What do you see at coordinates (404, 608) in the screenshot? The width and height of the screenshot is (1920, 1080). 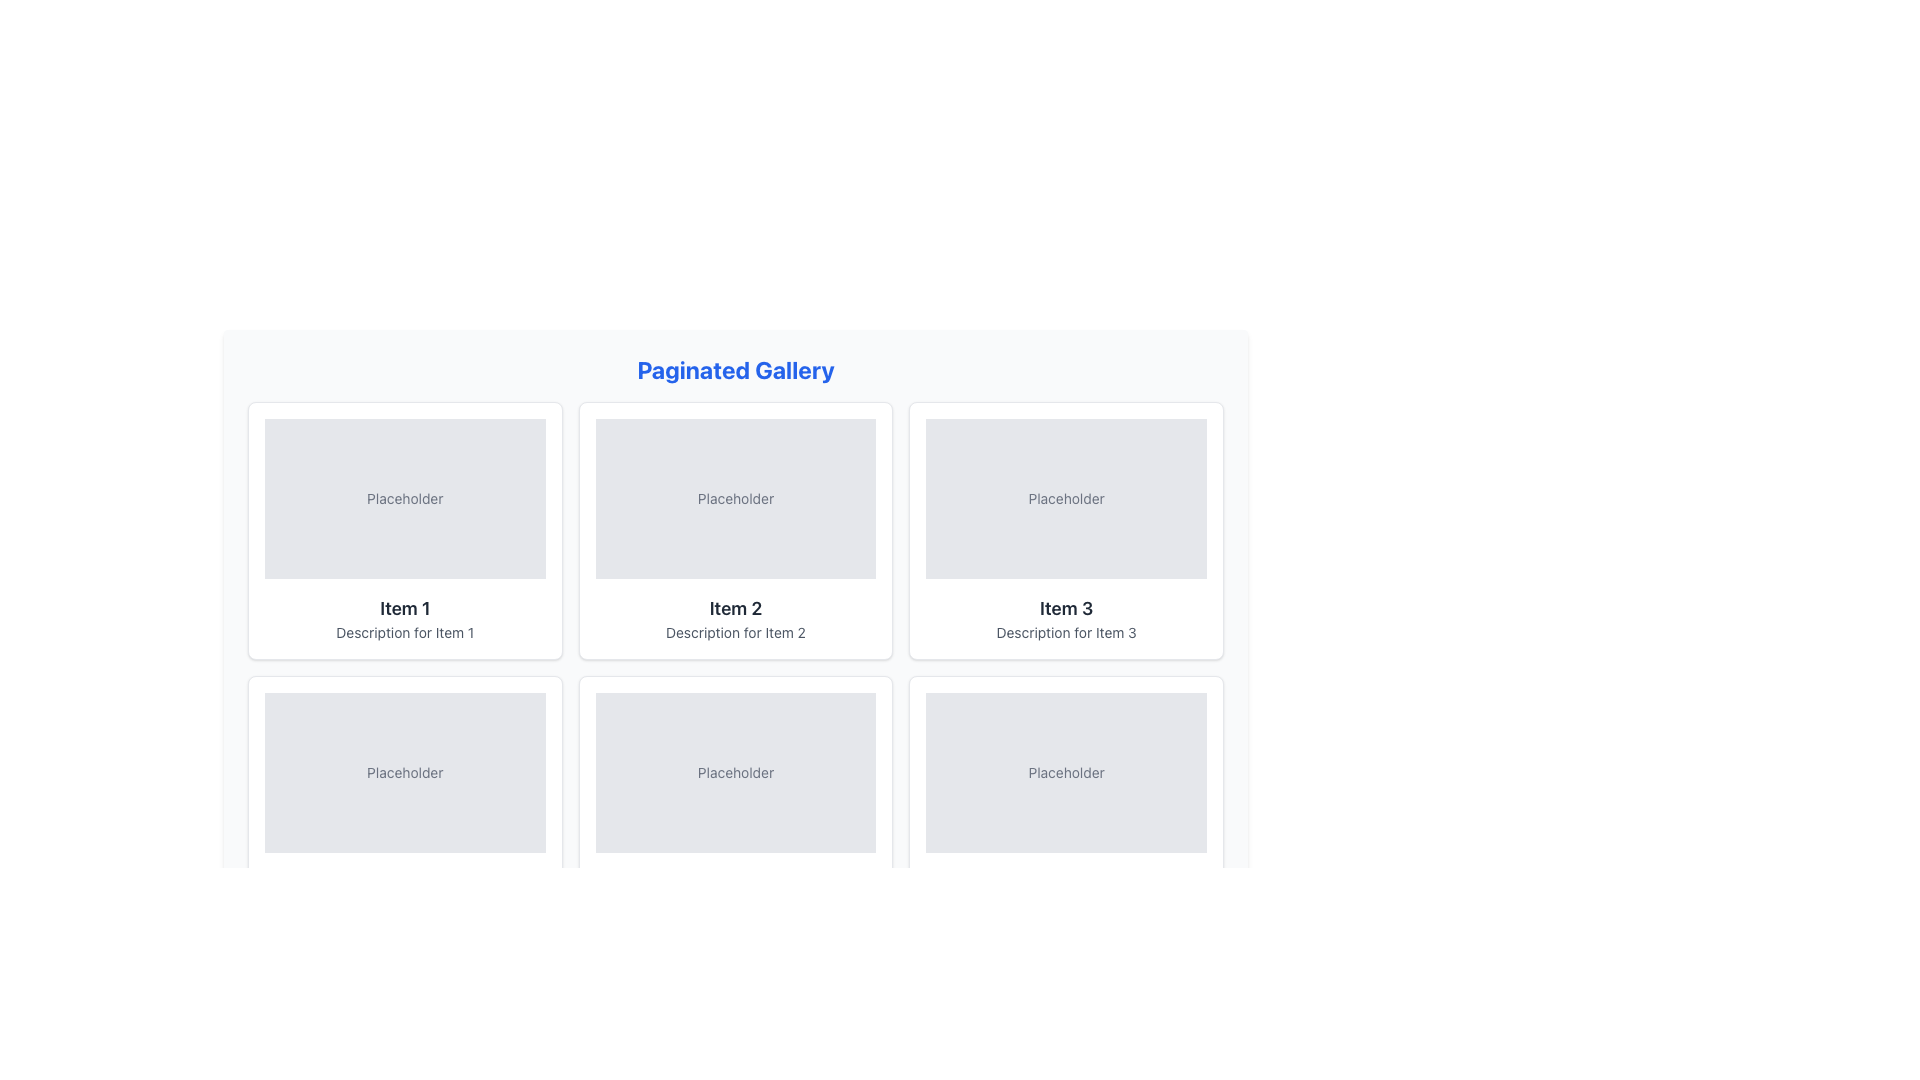 I see `the text label that identifies the card's item, positioned below a placeholder image and above the description text in the paginated gallery layout` at bounding box center [404, 608].